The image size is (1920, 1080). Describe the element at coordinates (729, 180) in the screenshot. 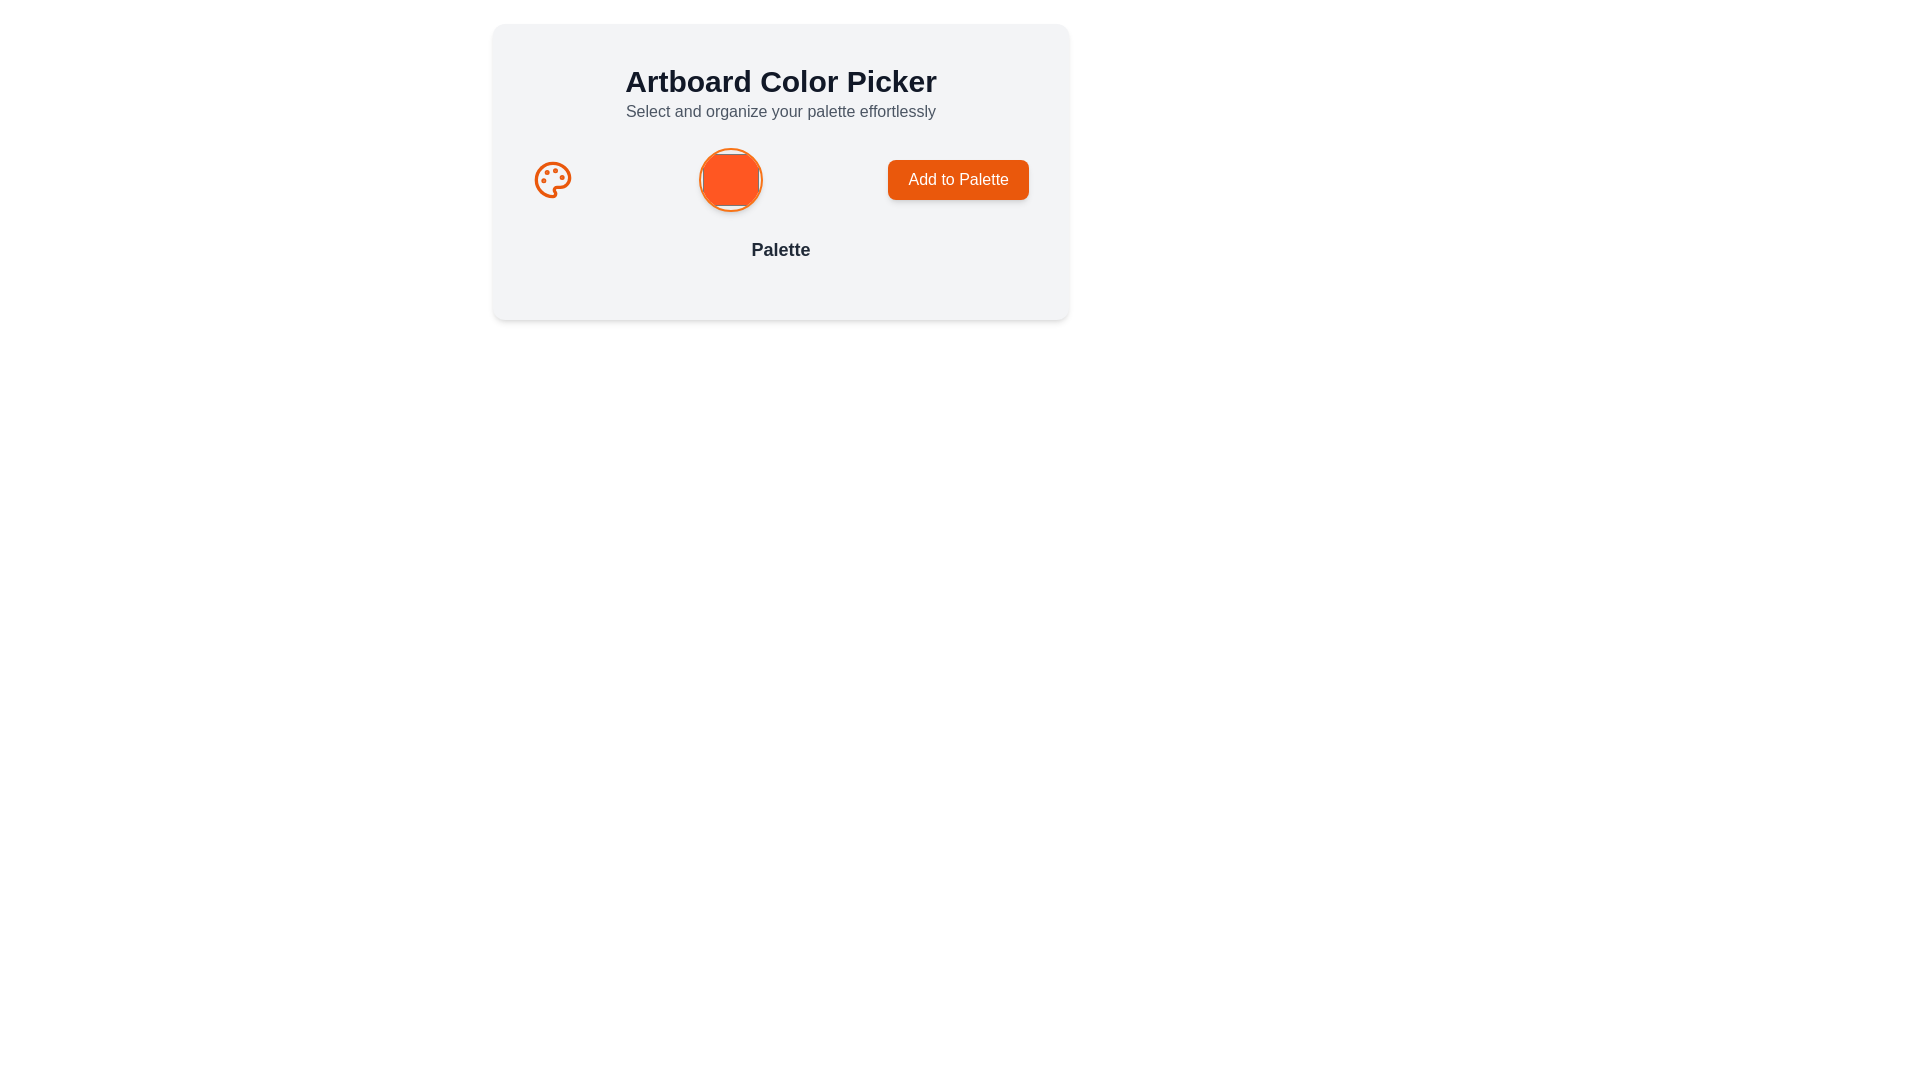

I see `the bright orange Circle-shaped color selector` at that location.